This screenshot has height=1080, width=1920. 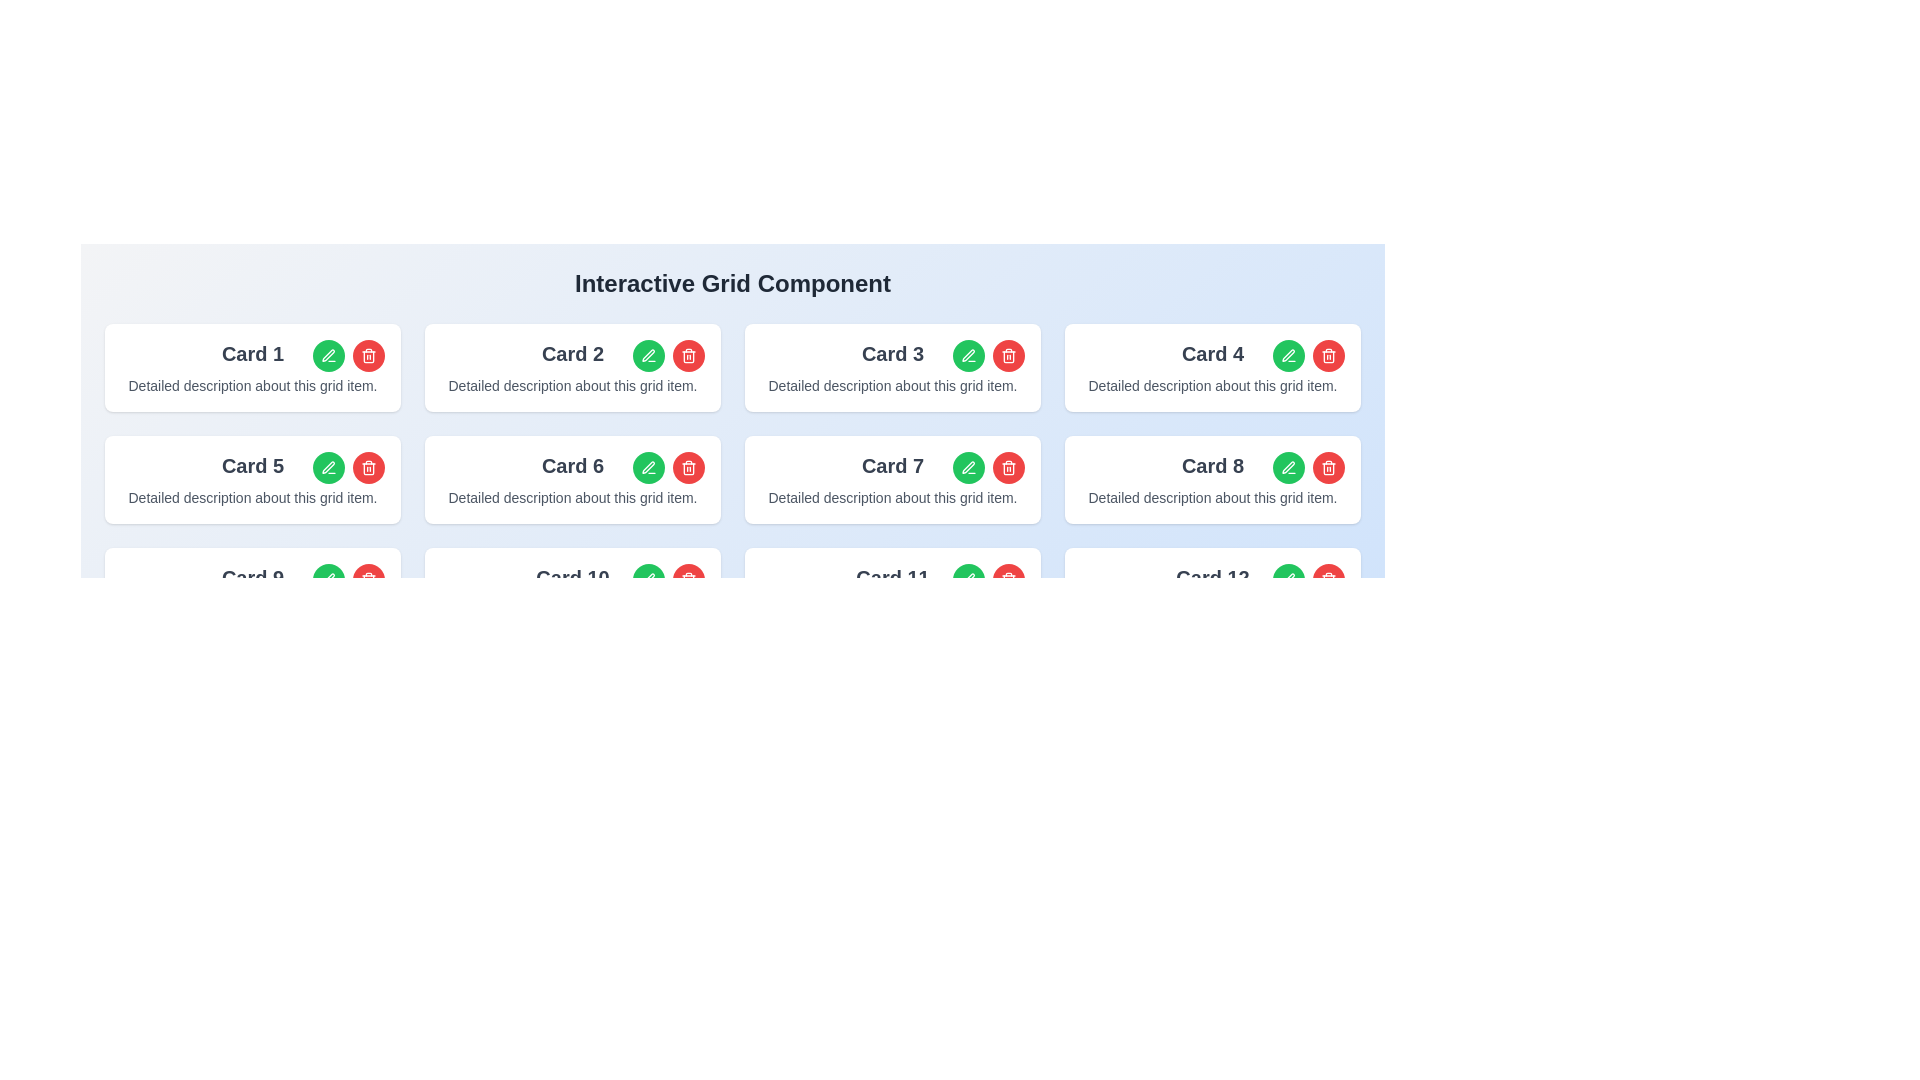 I want to click on the static text label 'Card 7', which is styled with bold black text and is located in the second row, third column of the grid layout, so click(x=891, y=466).